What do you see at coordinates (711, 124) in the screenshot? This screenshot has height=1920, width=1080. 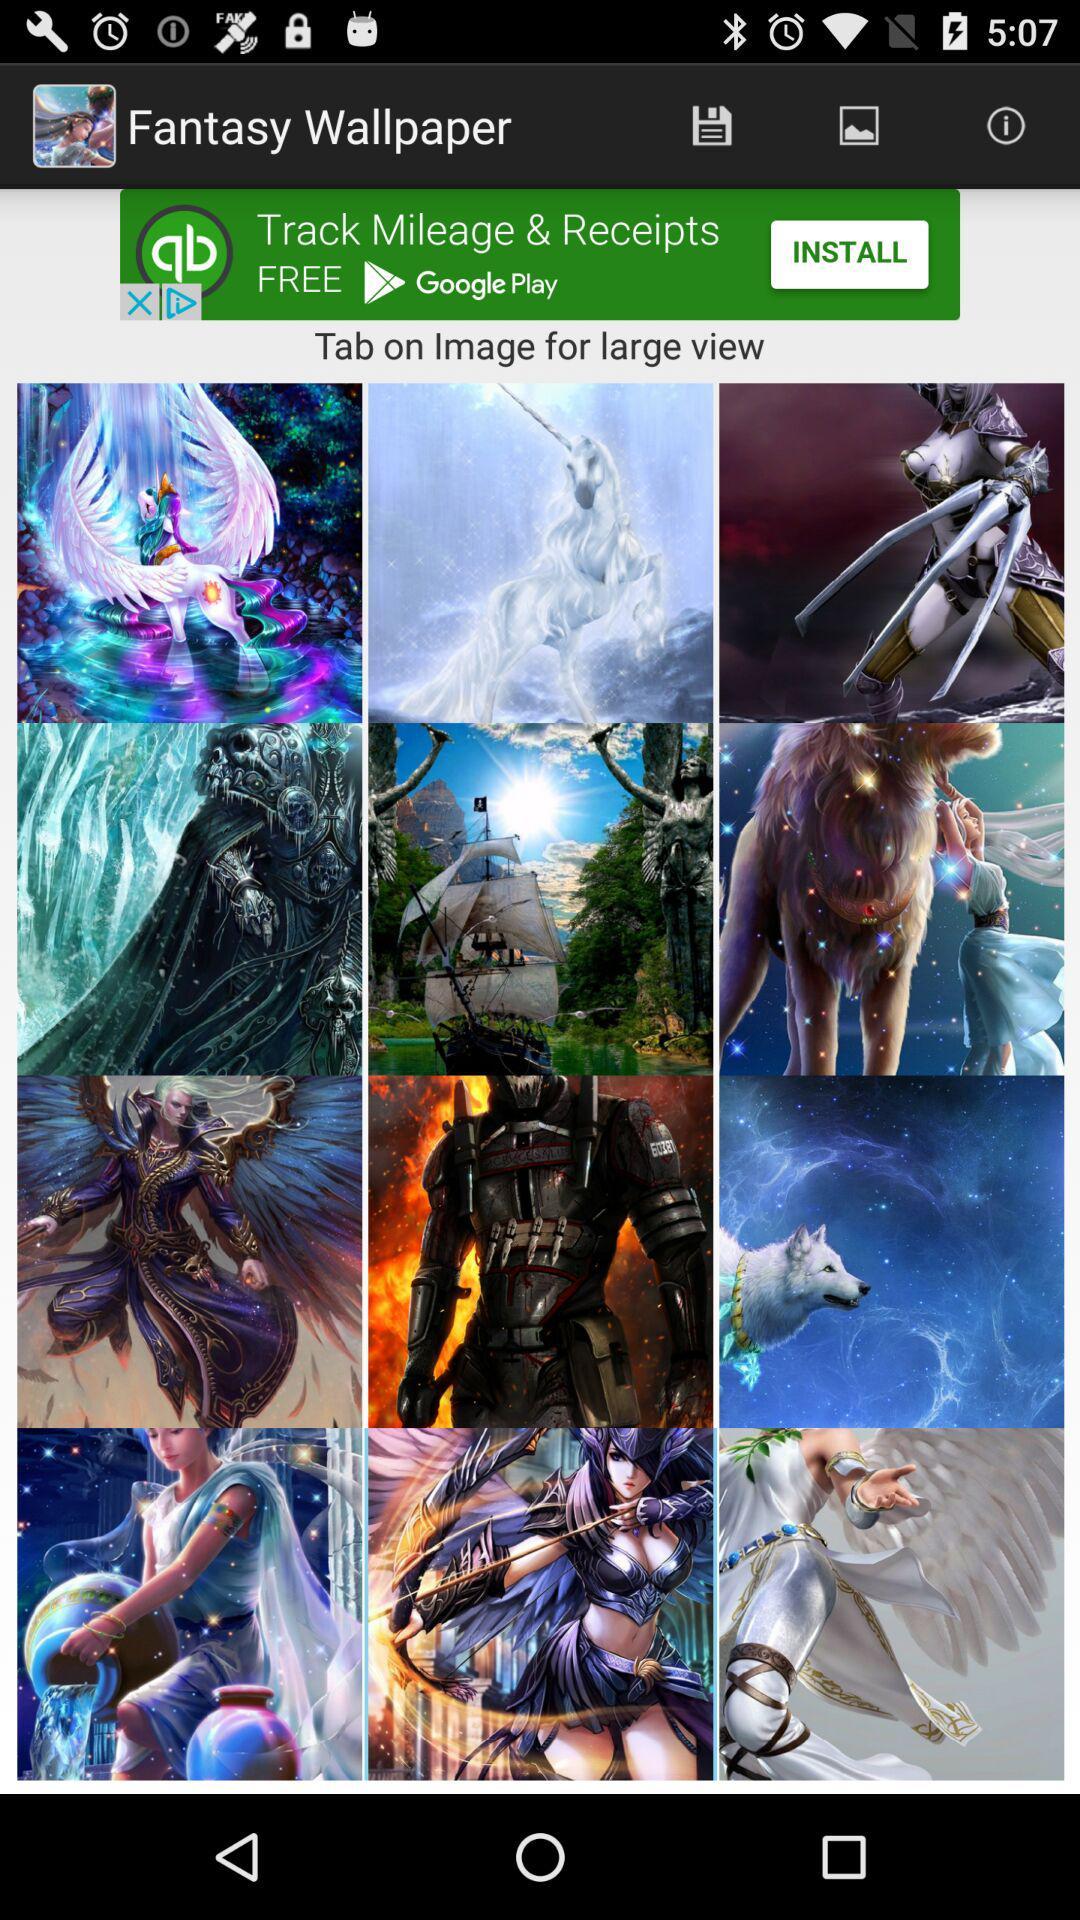 I see `the icon right to fantasy wallpaper` at bounding box center [711, 124].